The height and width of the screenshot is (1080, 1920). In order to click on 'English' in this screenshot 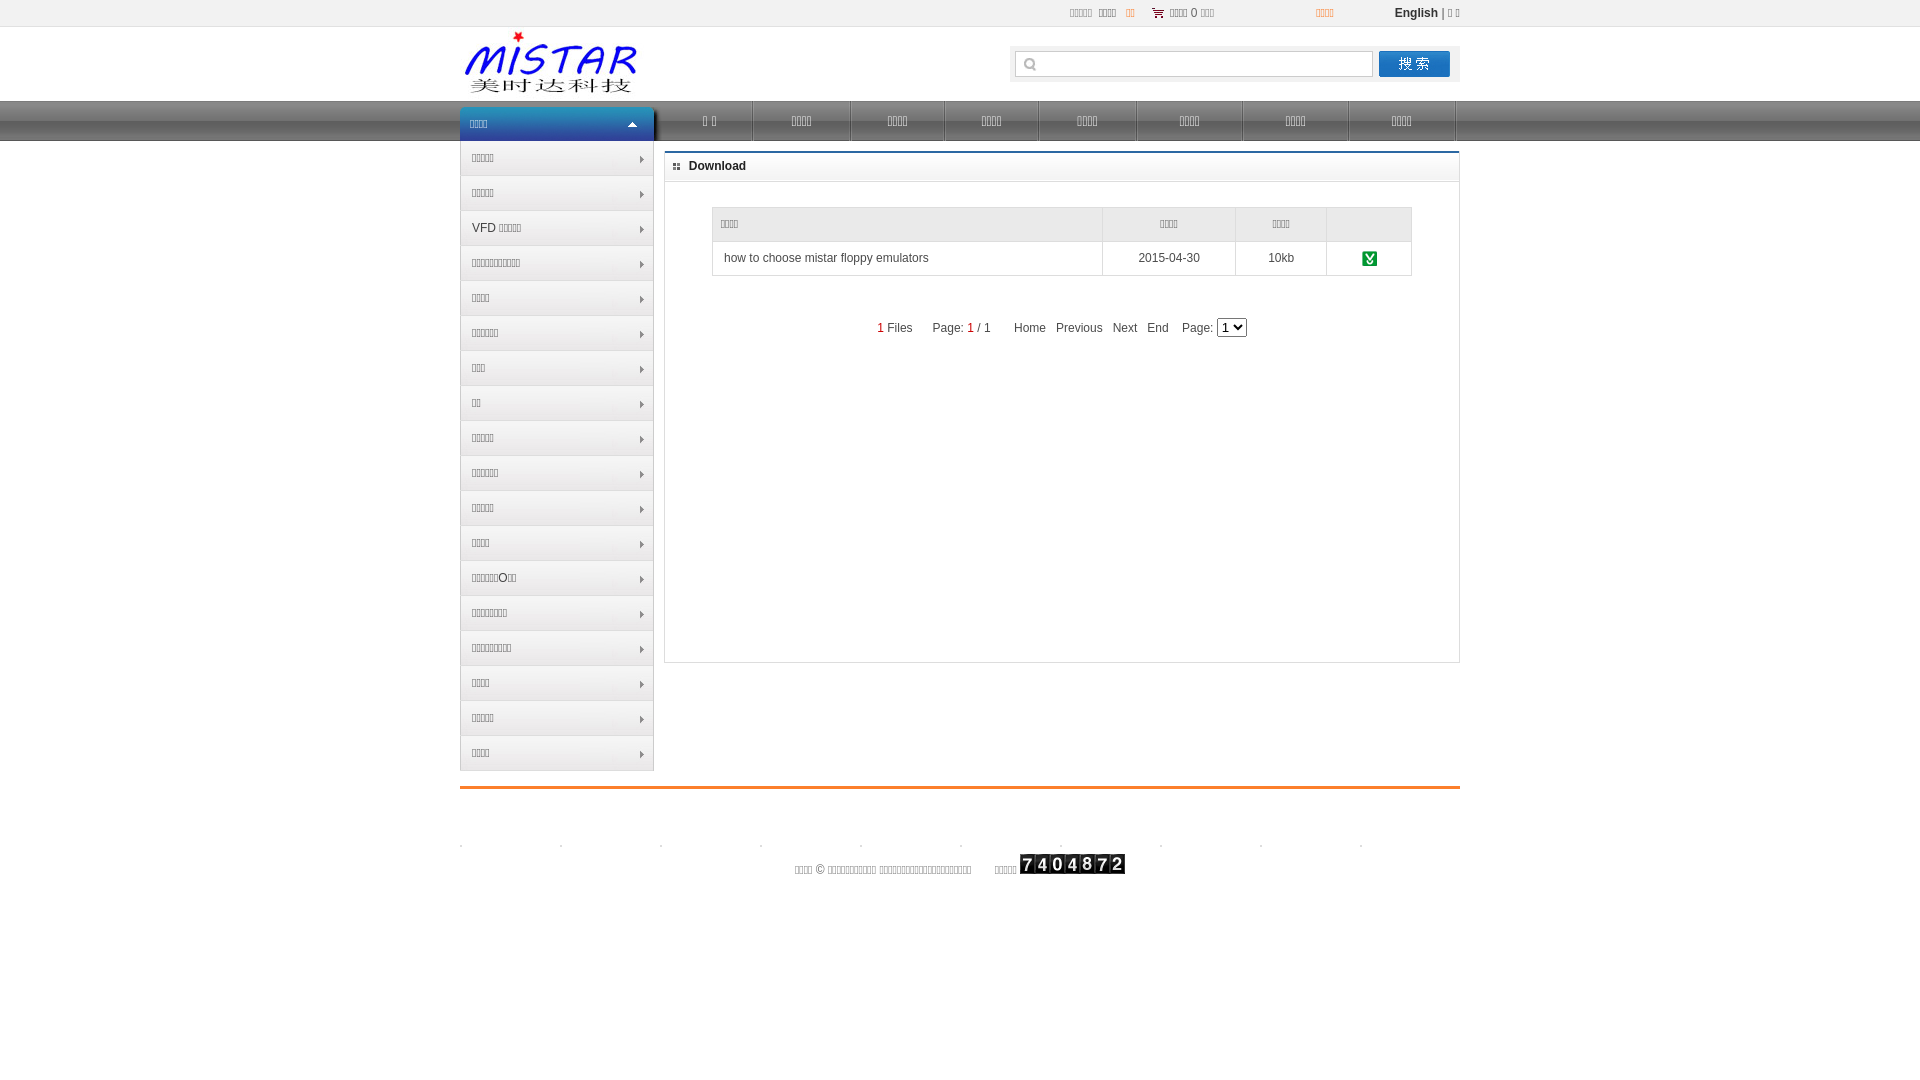, I will do `click(1394, 12)`.